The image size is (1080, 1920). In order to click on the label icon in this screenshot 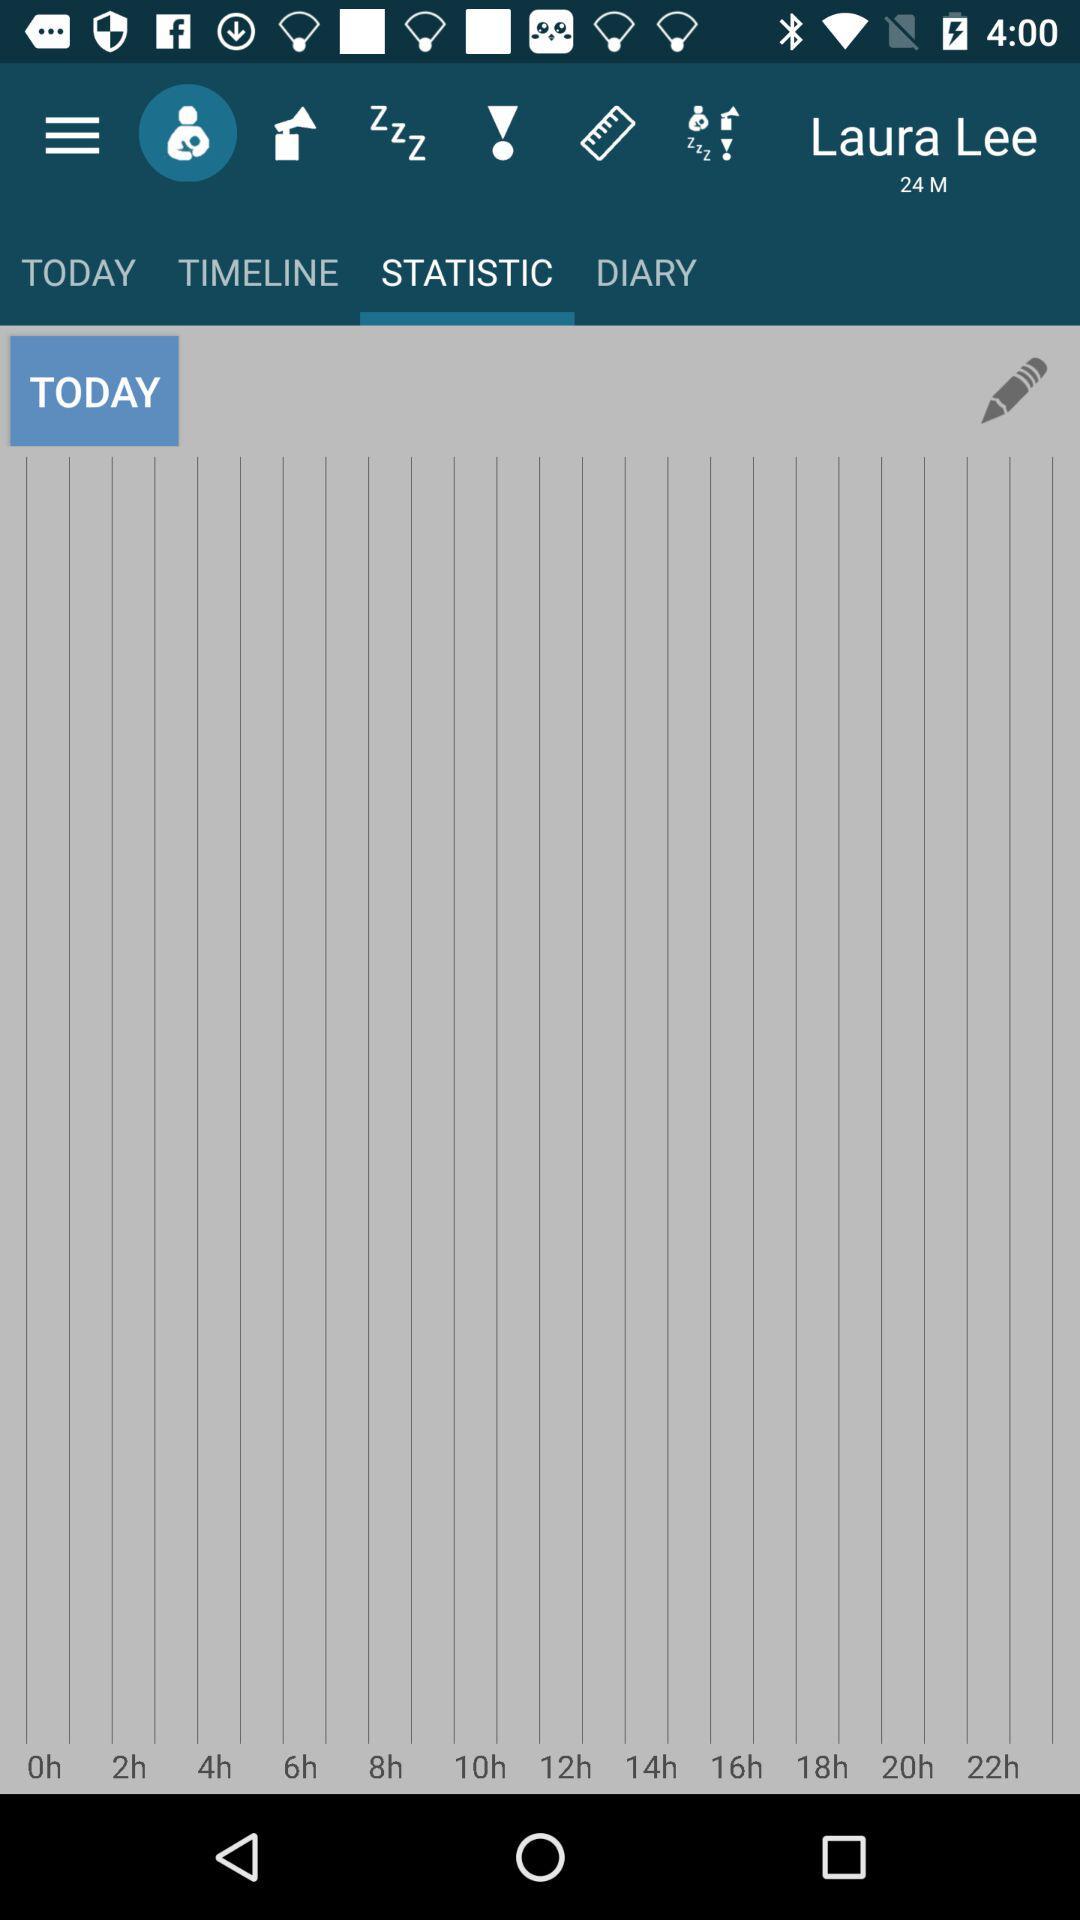, I will do `click(606, 131)`.